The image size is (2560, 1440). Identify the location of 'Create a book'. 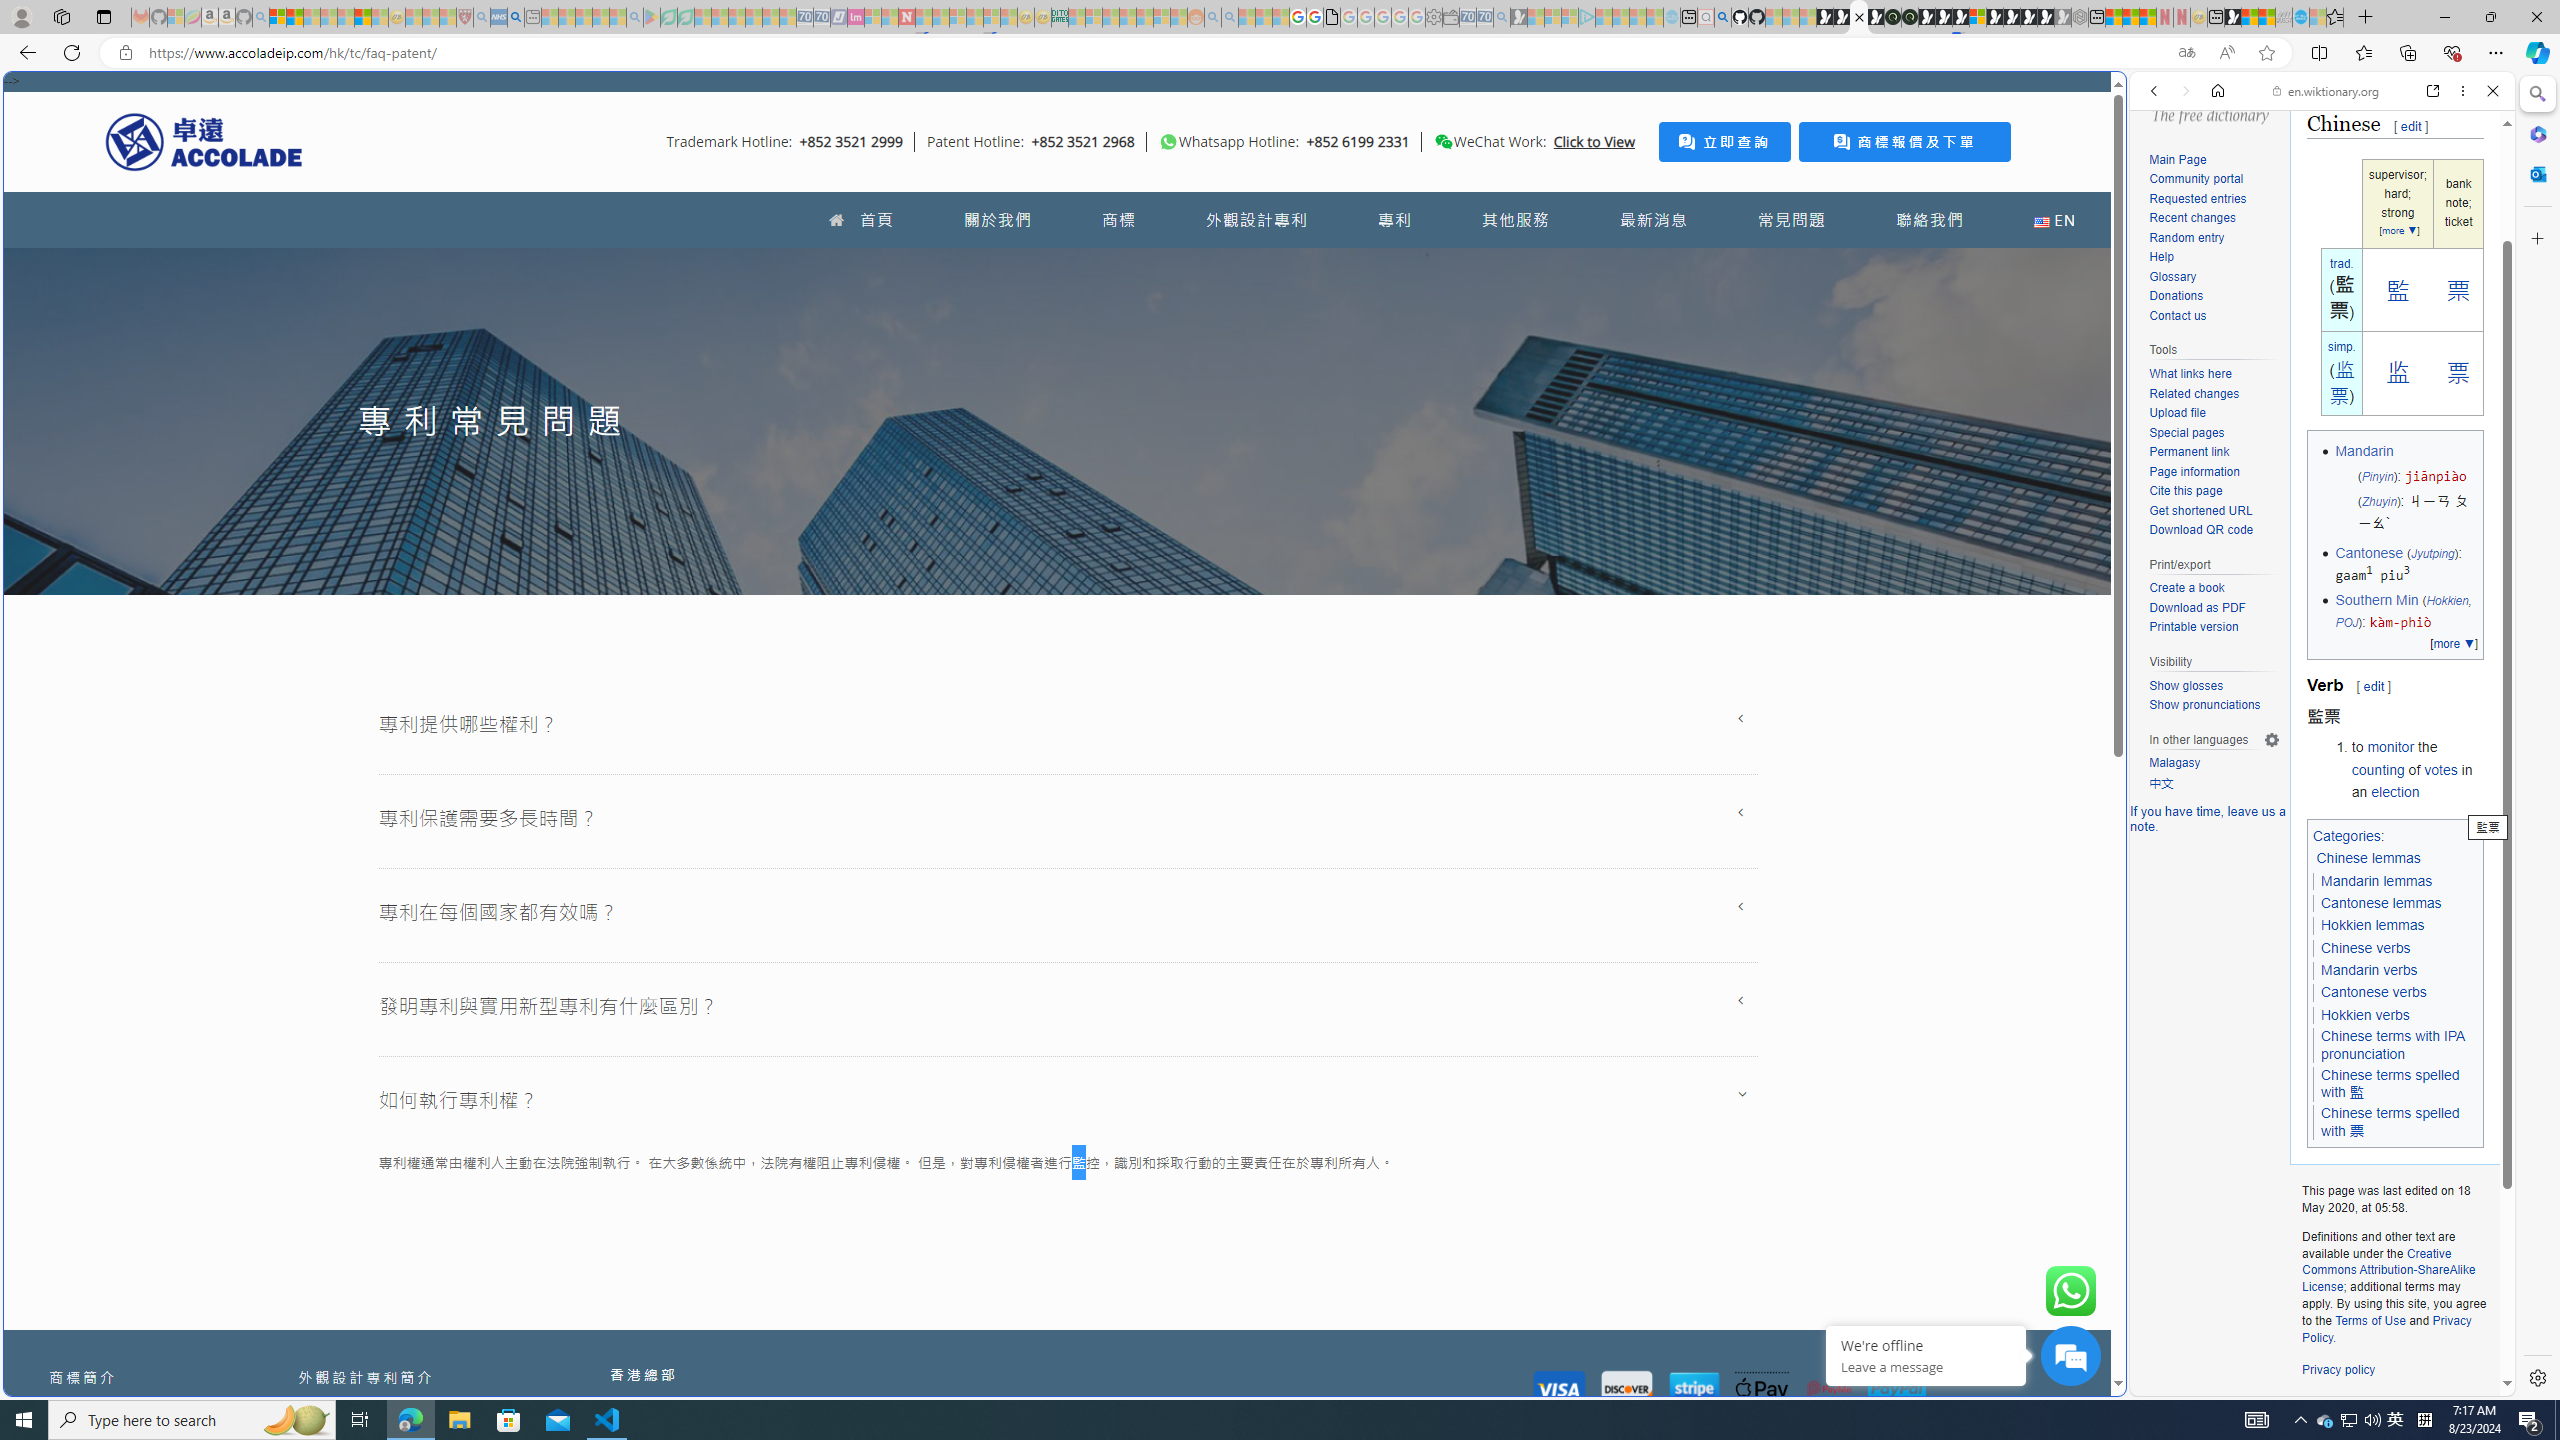
(2185, 587).